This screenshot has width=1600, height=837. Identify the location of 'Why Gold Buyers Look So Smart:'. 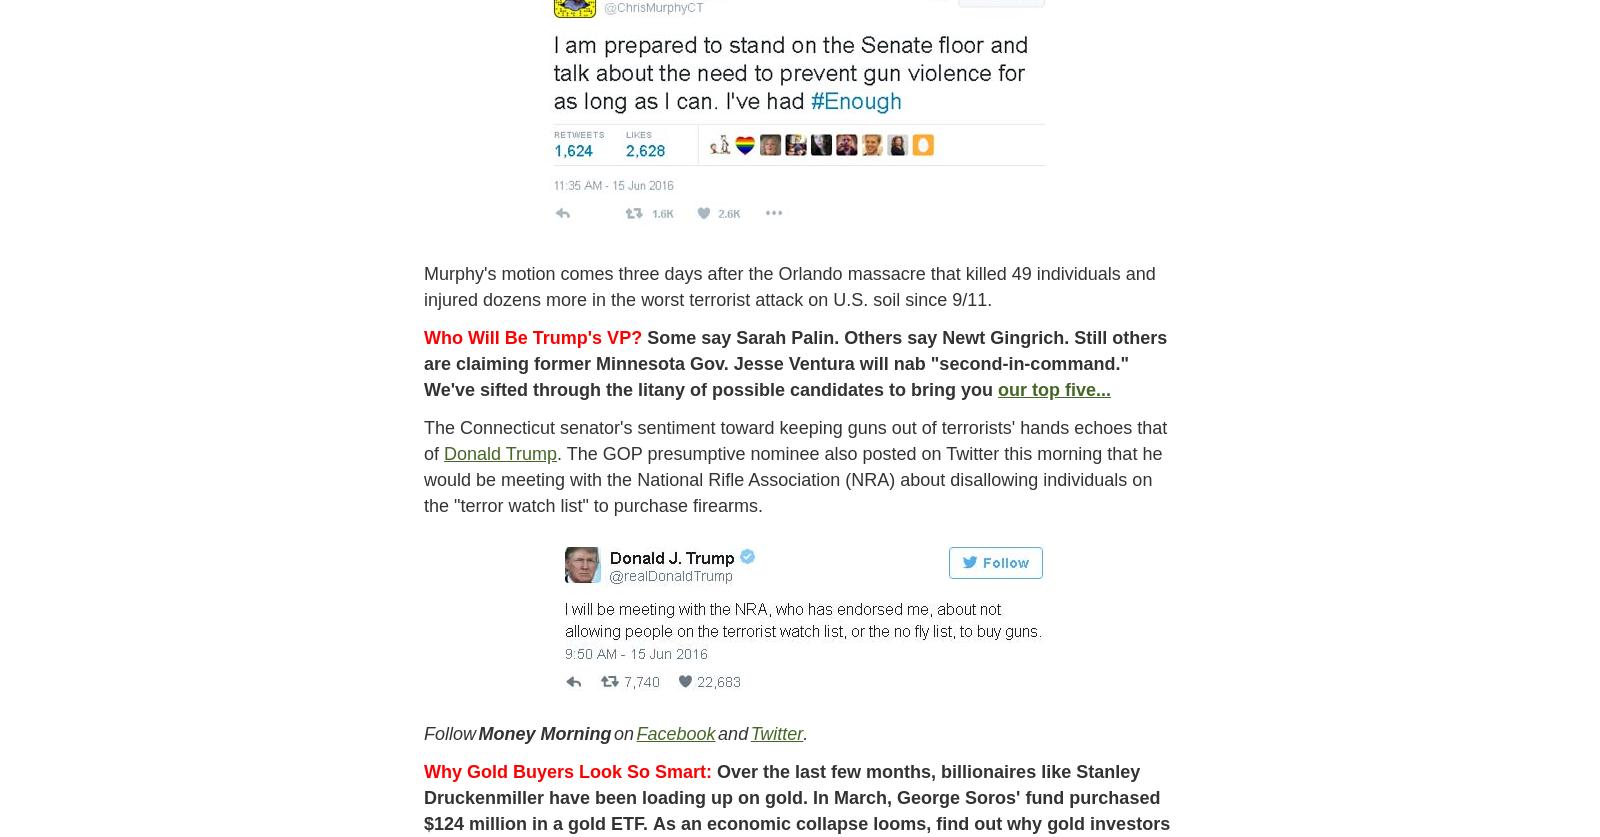
(567, 769).